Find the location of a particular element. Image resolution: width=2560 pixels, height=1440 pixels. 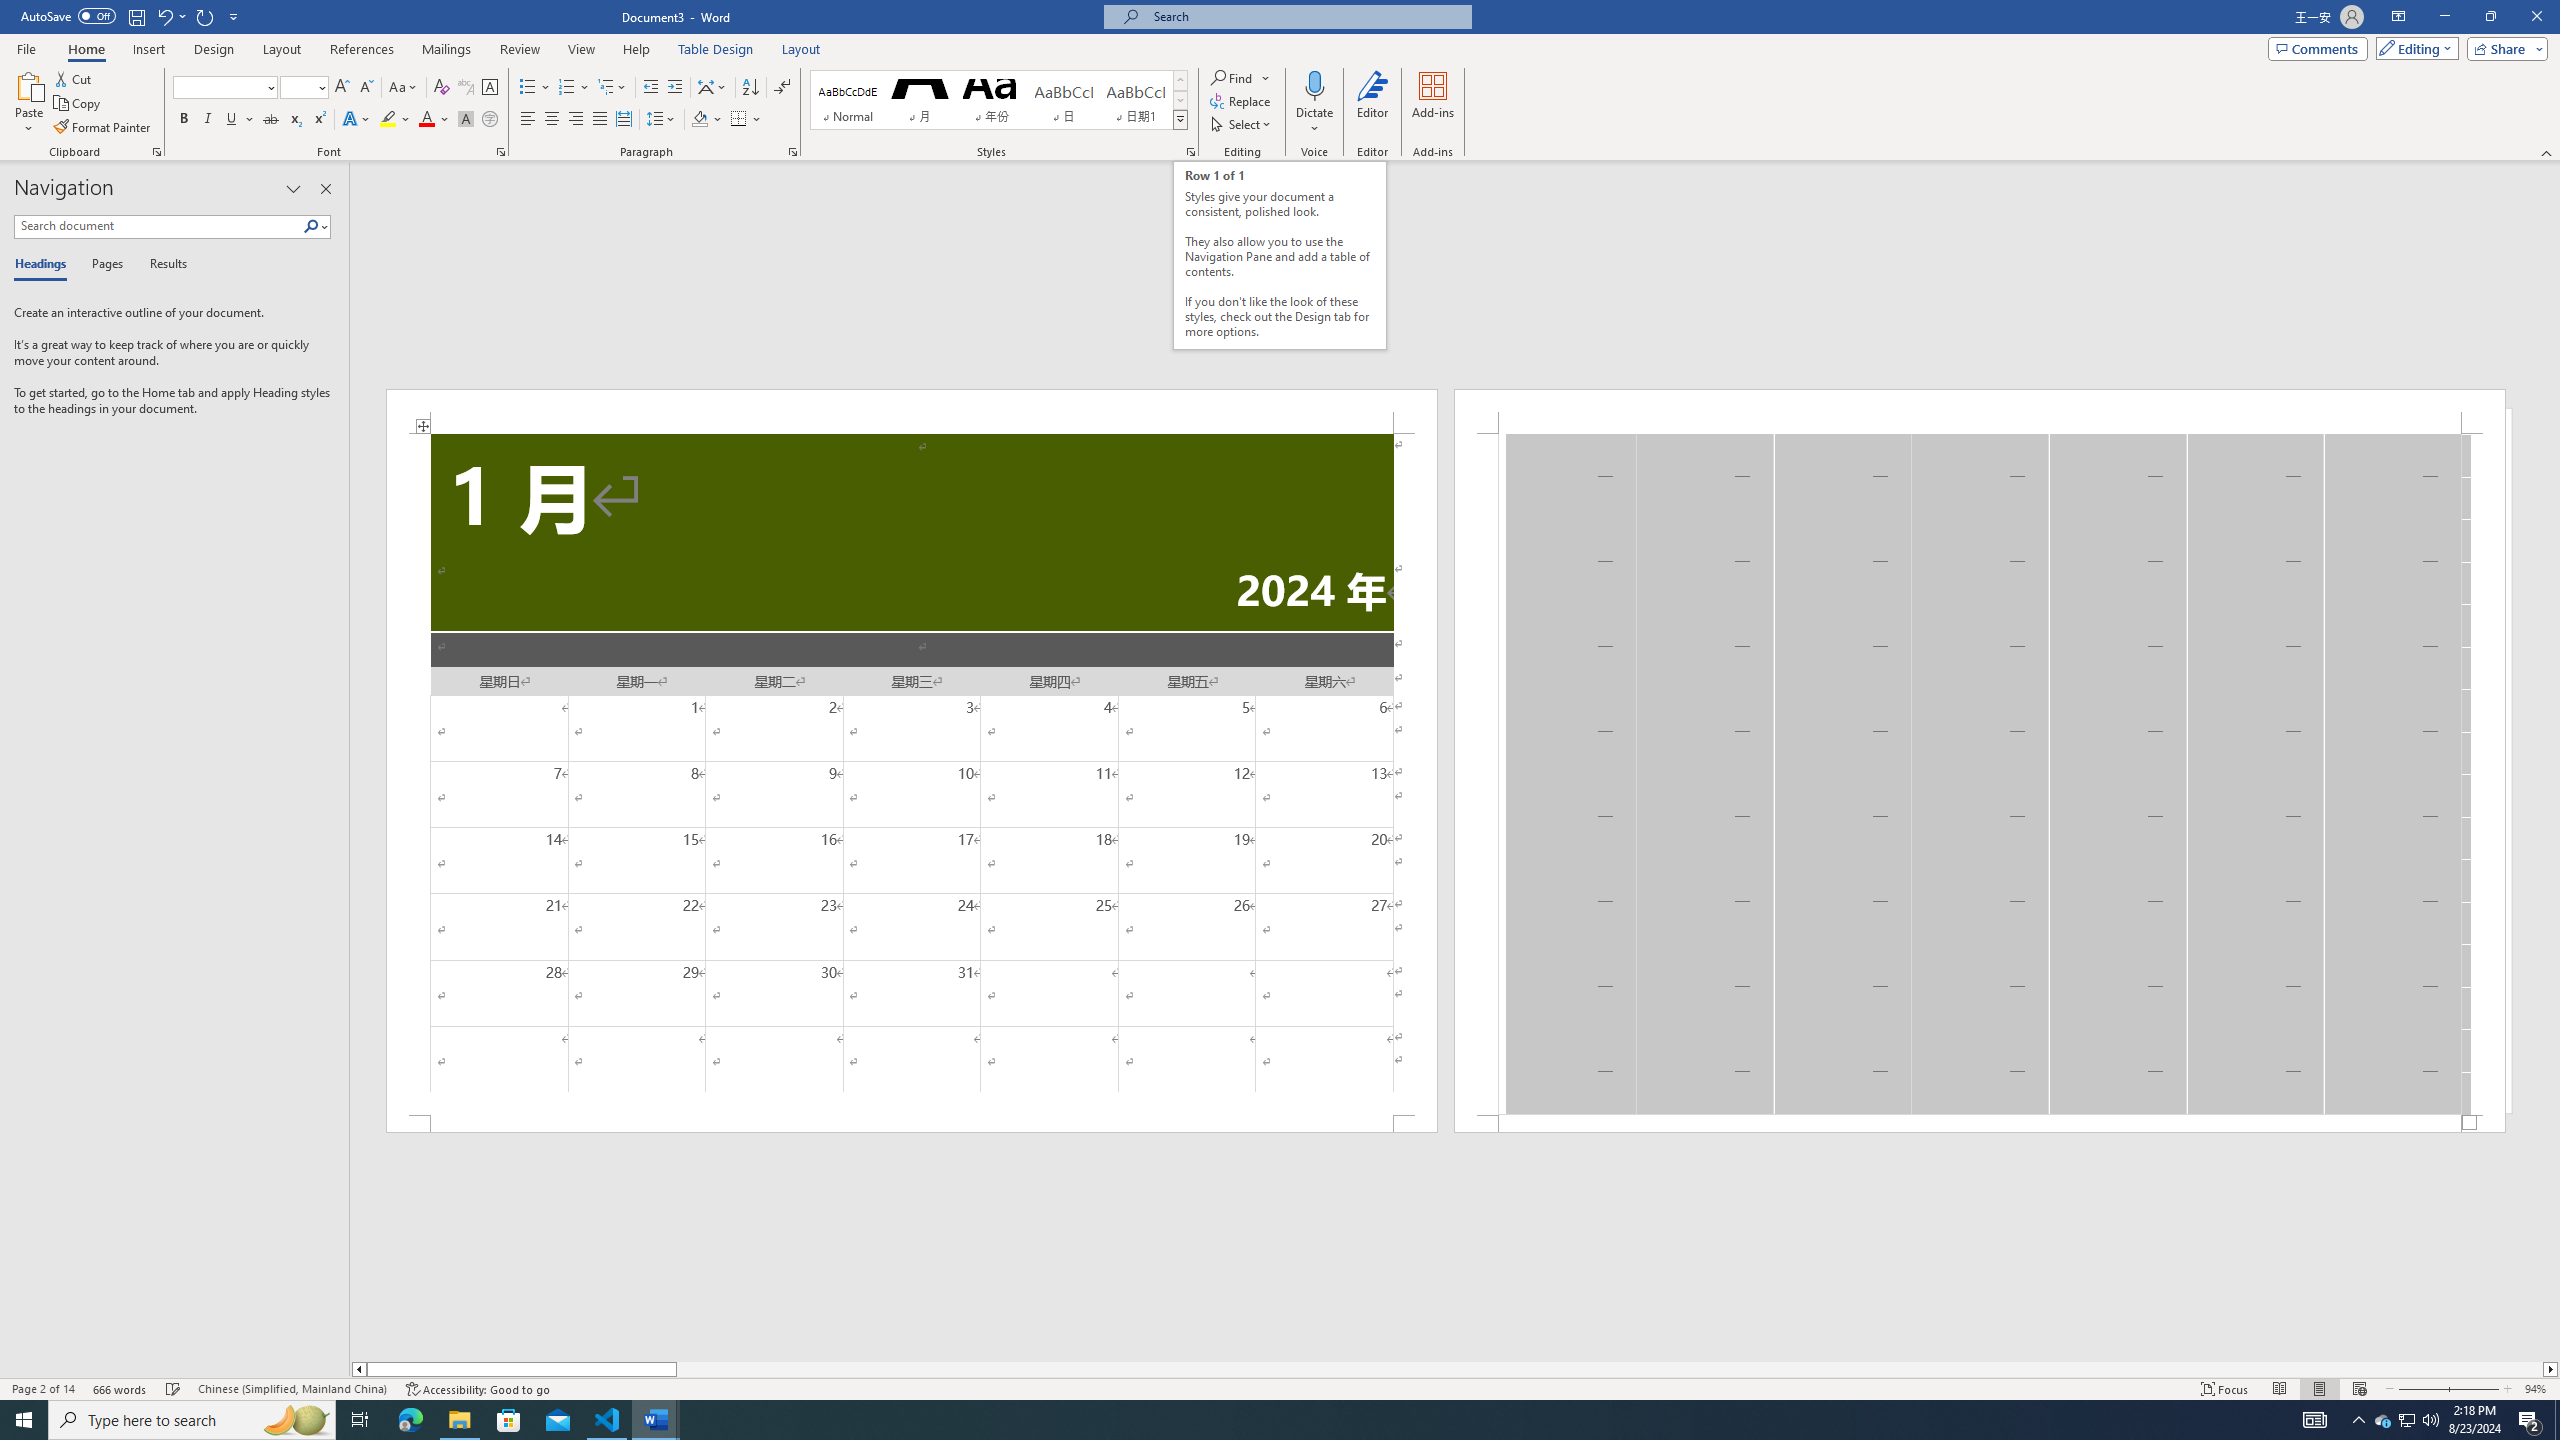

'Undo Distribute Para' is located at coordinates (170, 15).